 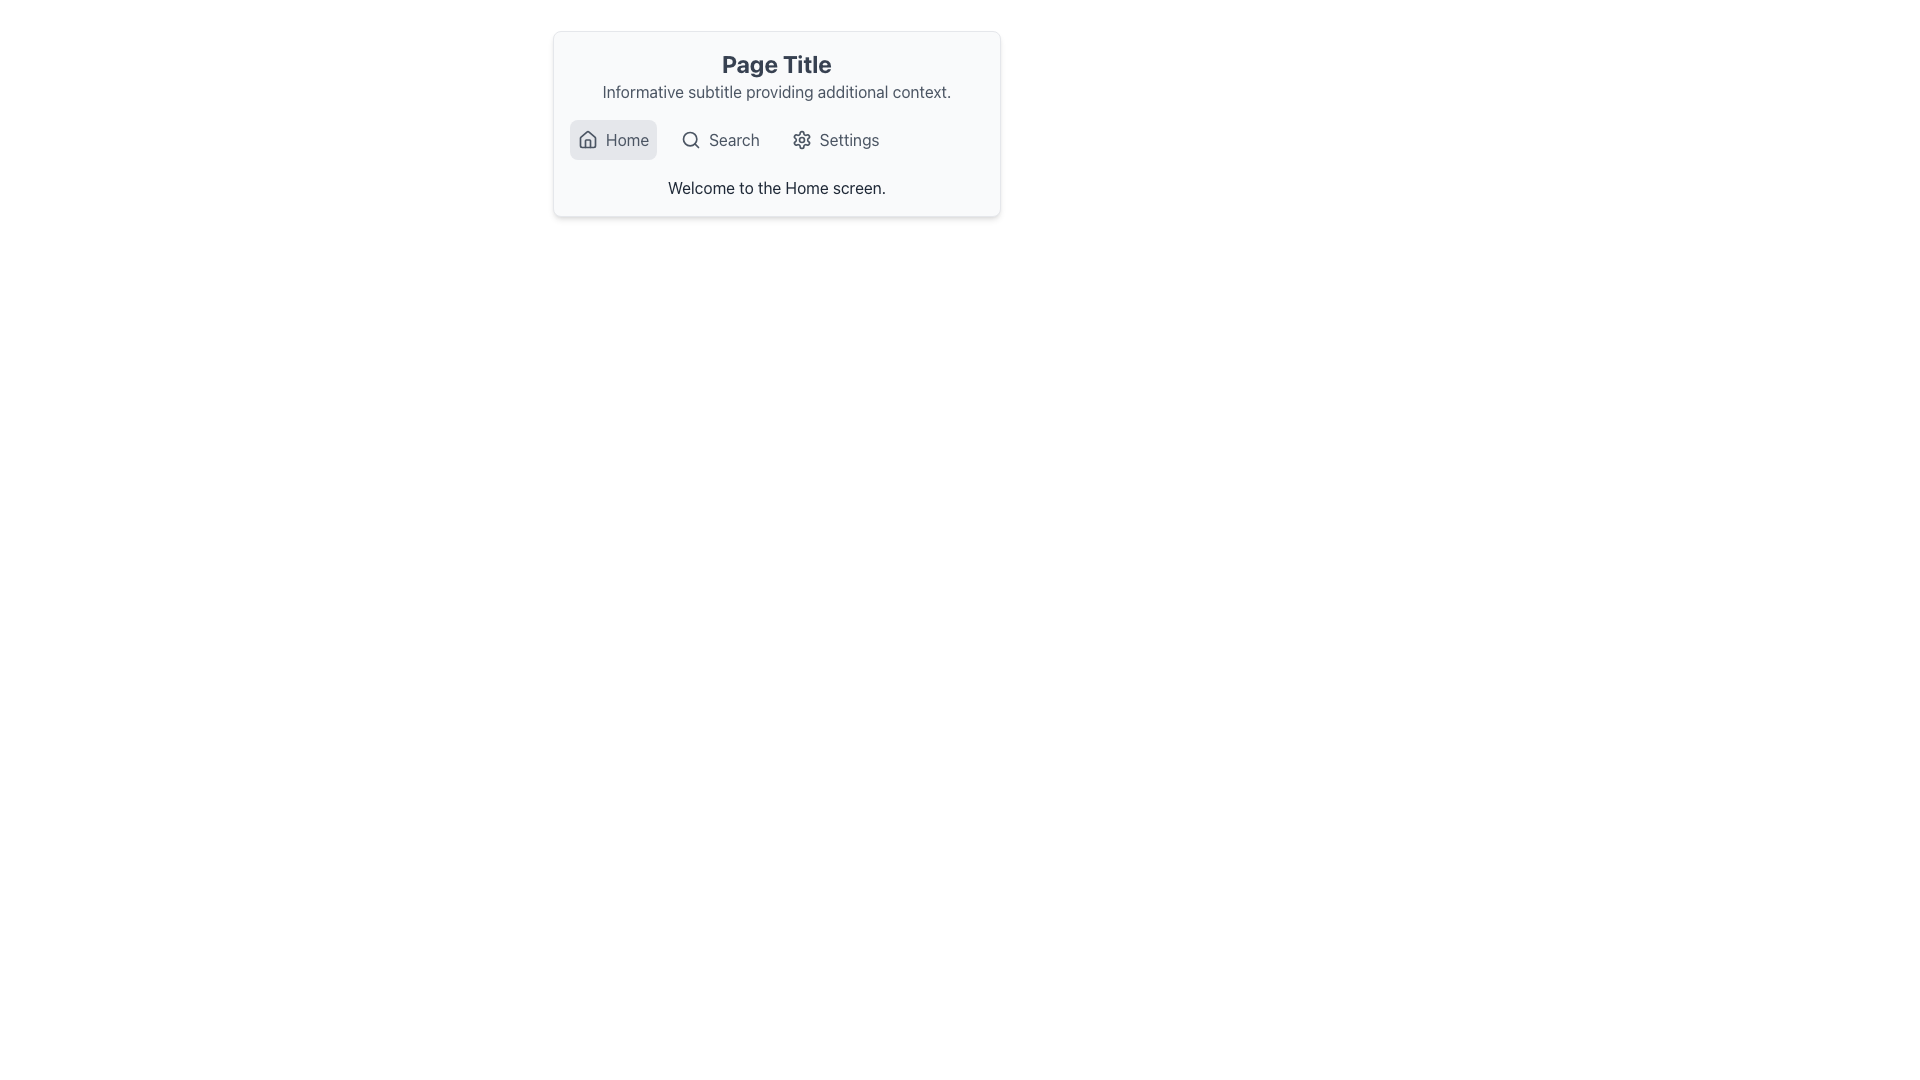 What do you see at coordinates (776, 92) in the screenshot?
I see `the textual label displaying 'Informative subtitle providing additional context.' which is located below the main title 'Page Title.'` at bounding box center [776, 92].